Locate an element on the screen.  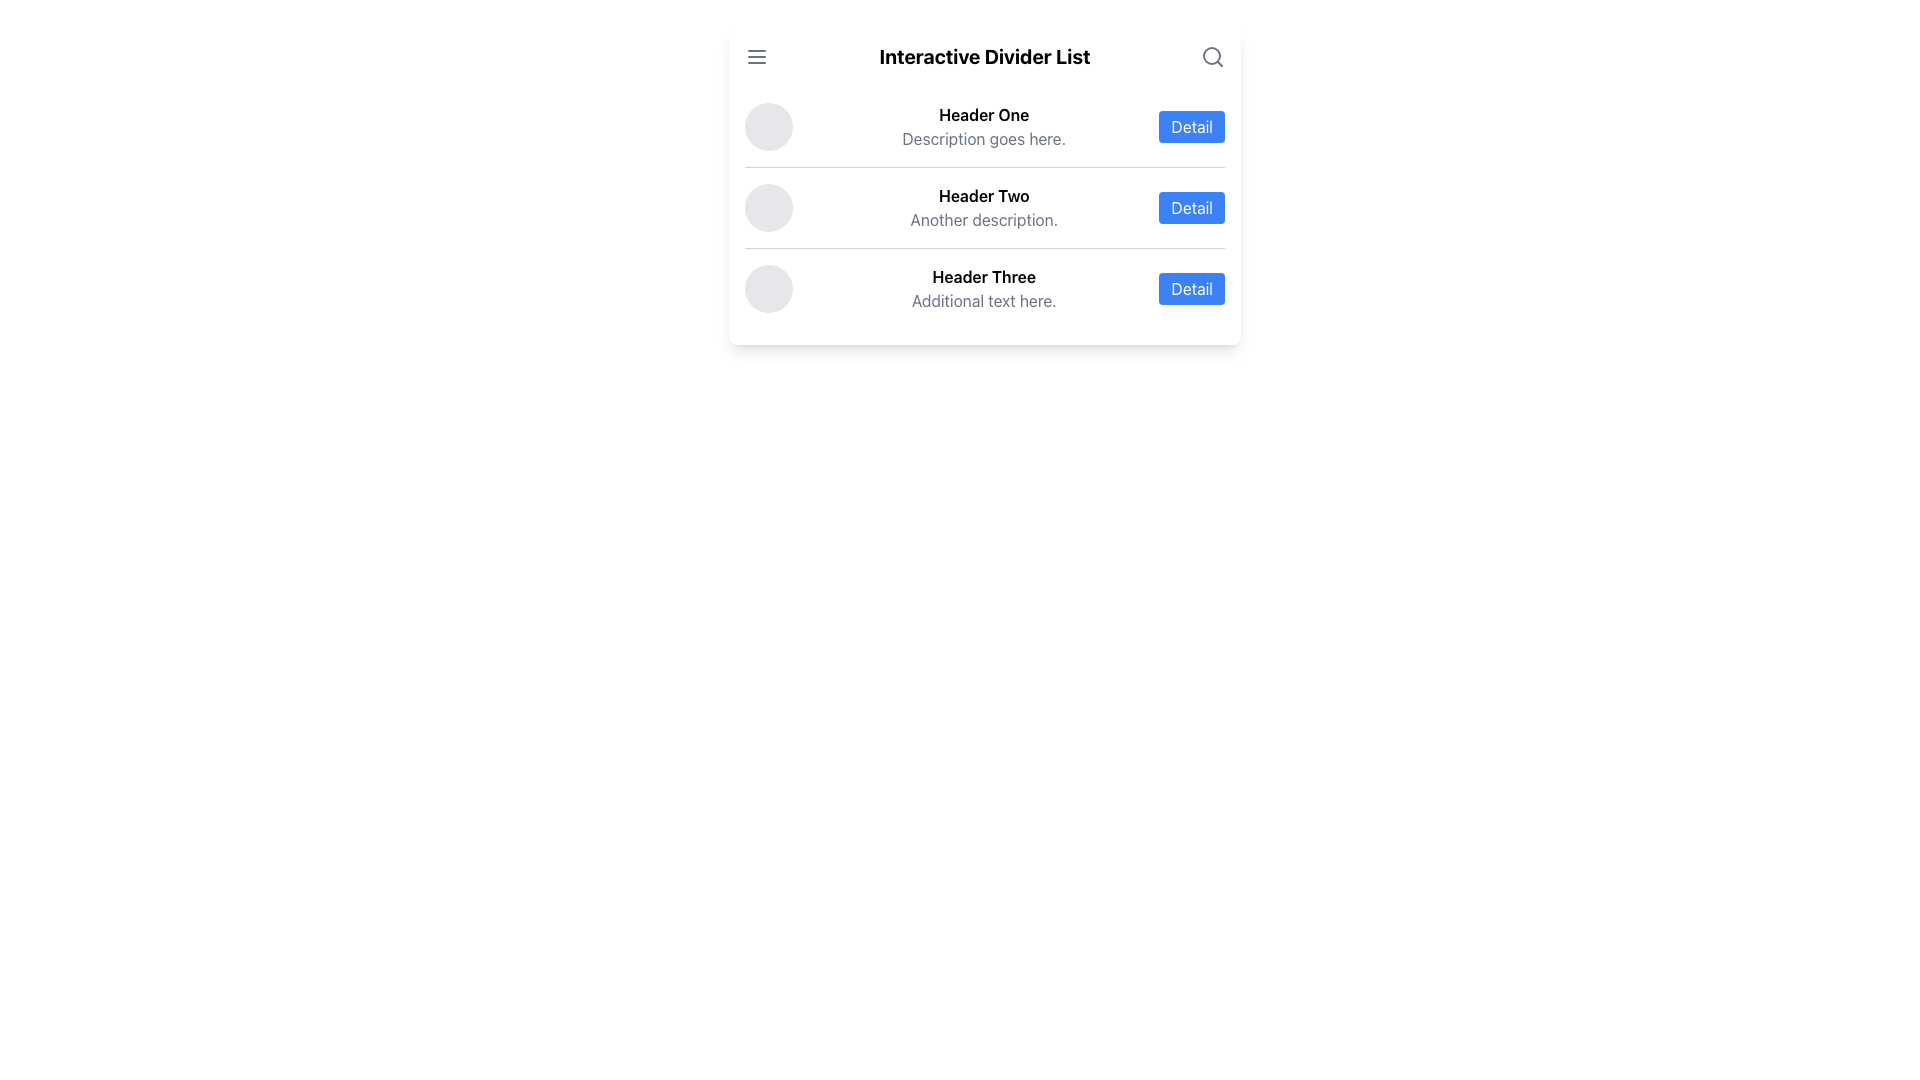
the rightmost button on the third row, which is aligned with 'Header Three' is located at coordinates (1192, 289).